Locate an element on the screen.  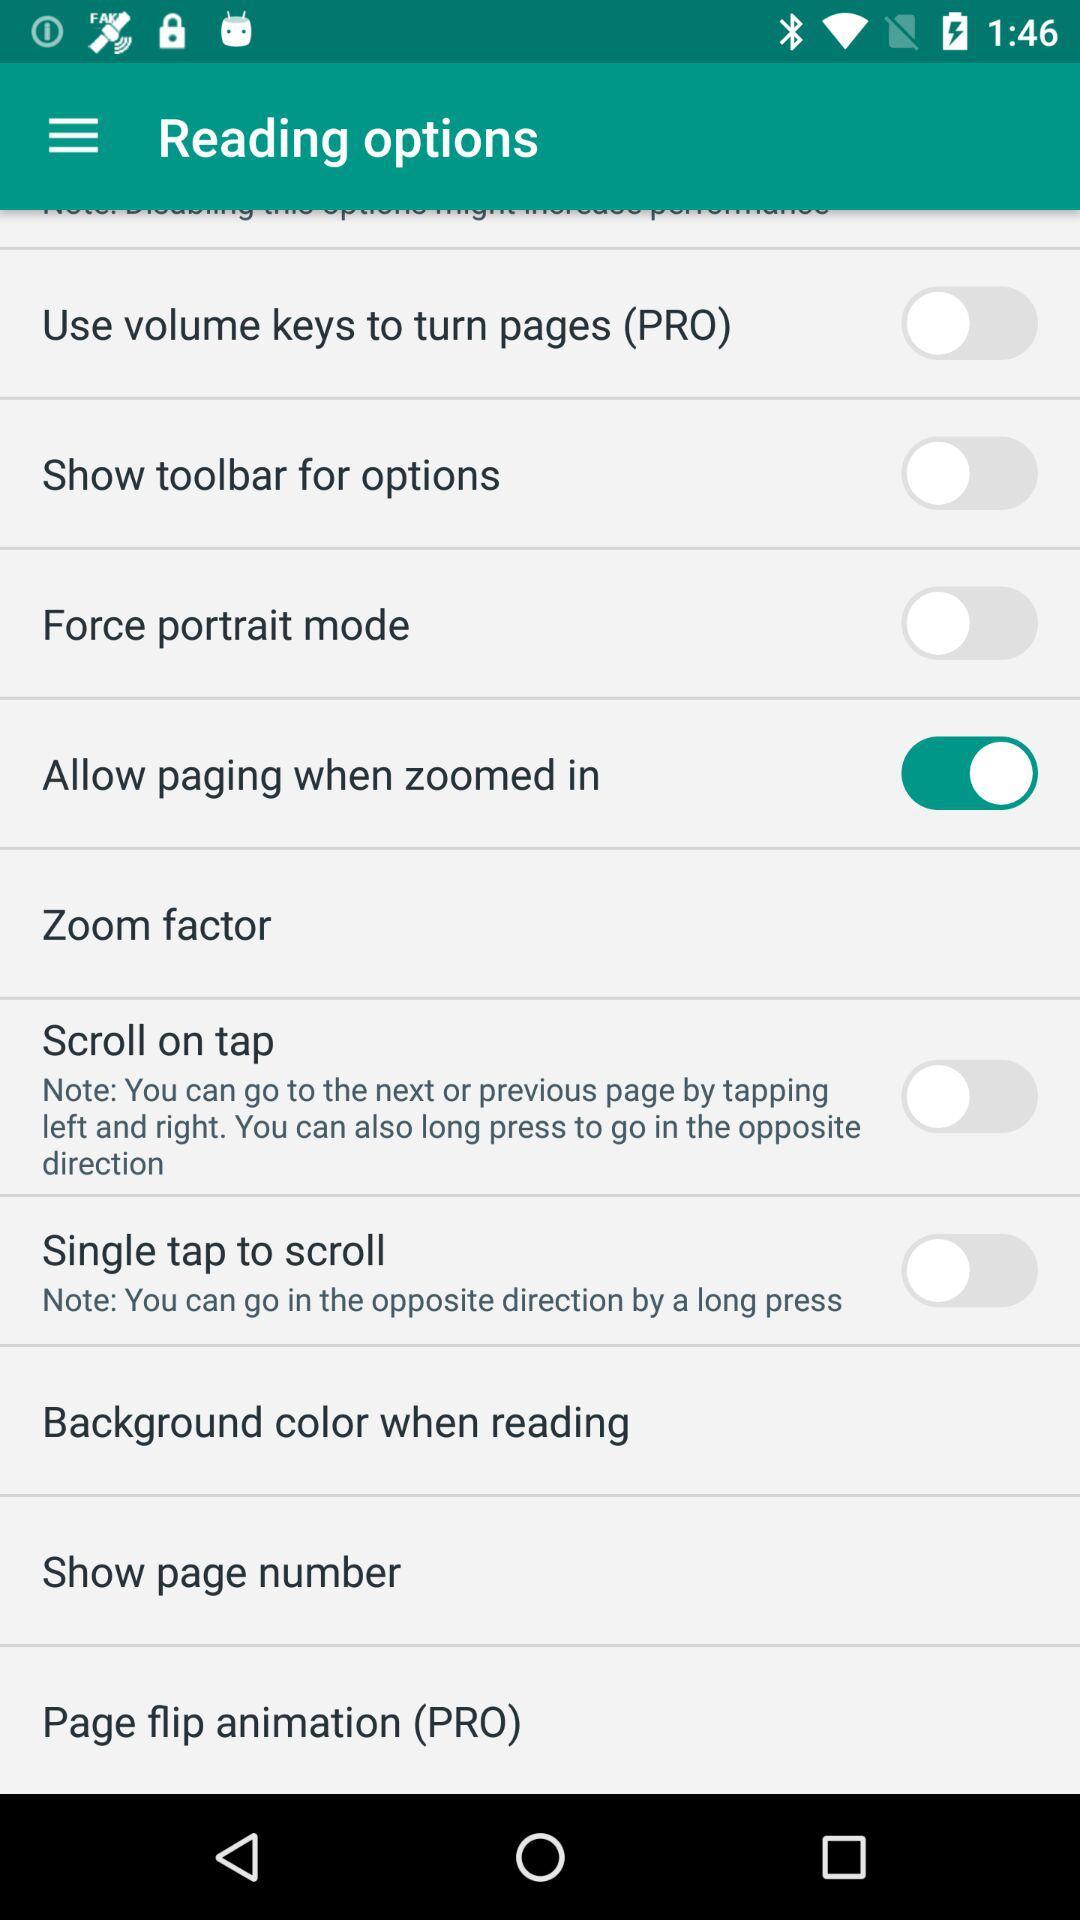
item above zoom factor icon is located at coordinates (320, 772).